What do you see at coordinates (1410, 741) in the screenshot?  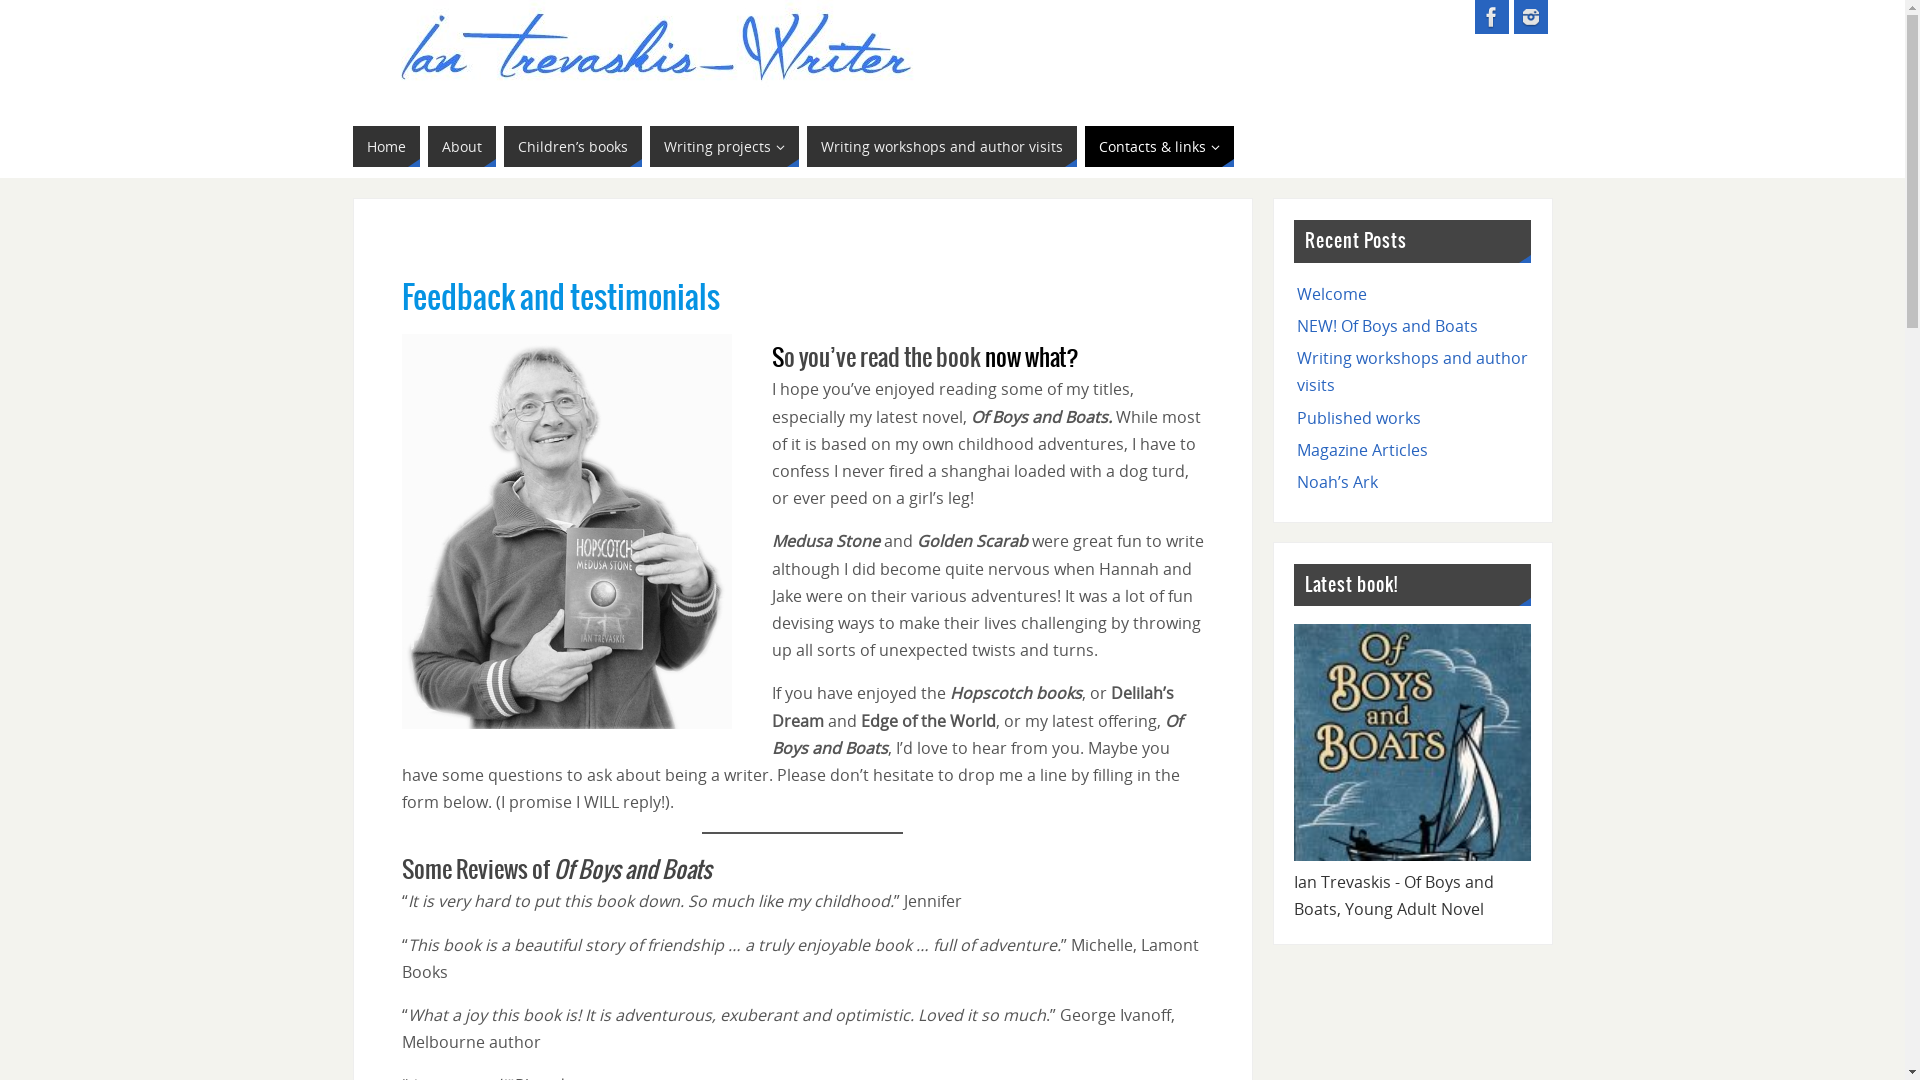 I see `'Of-Boys-and-Boats-post-pic1'` at bounding box center [1410, 741].